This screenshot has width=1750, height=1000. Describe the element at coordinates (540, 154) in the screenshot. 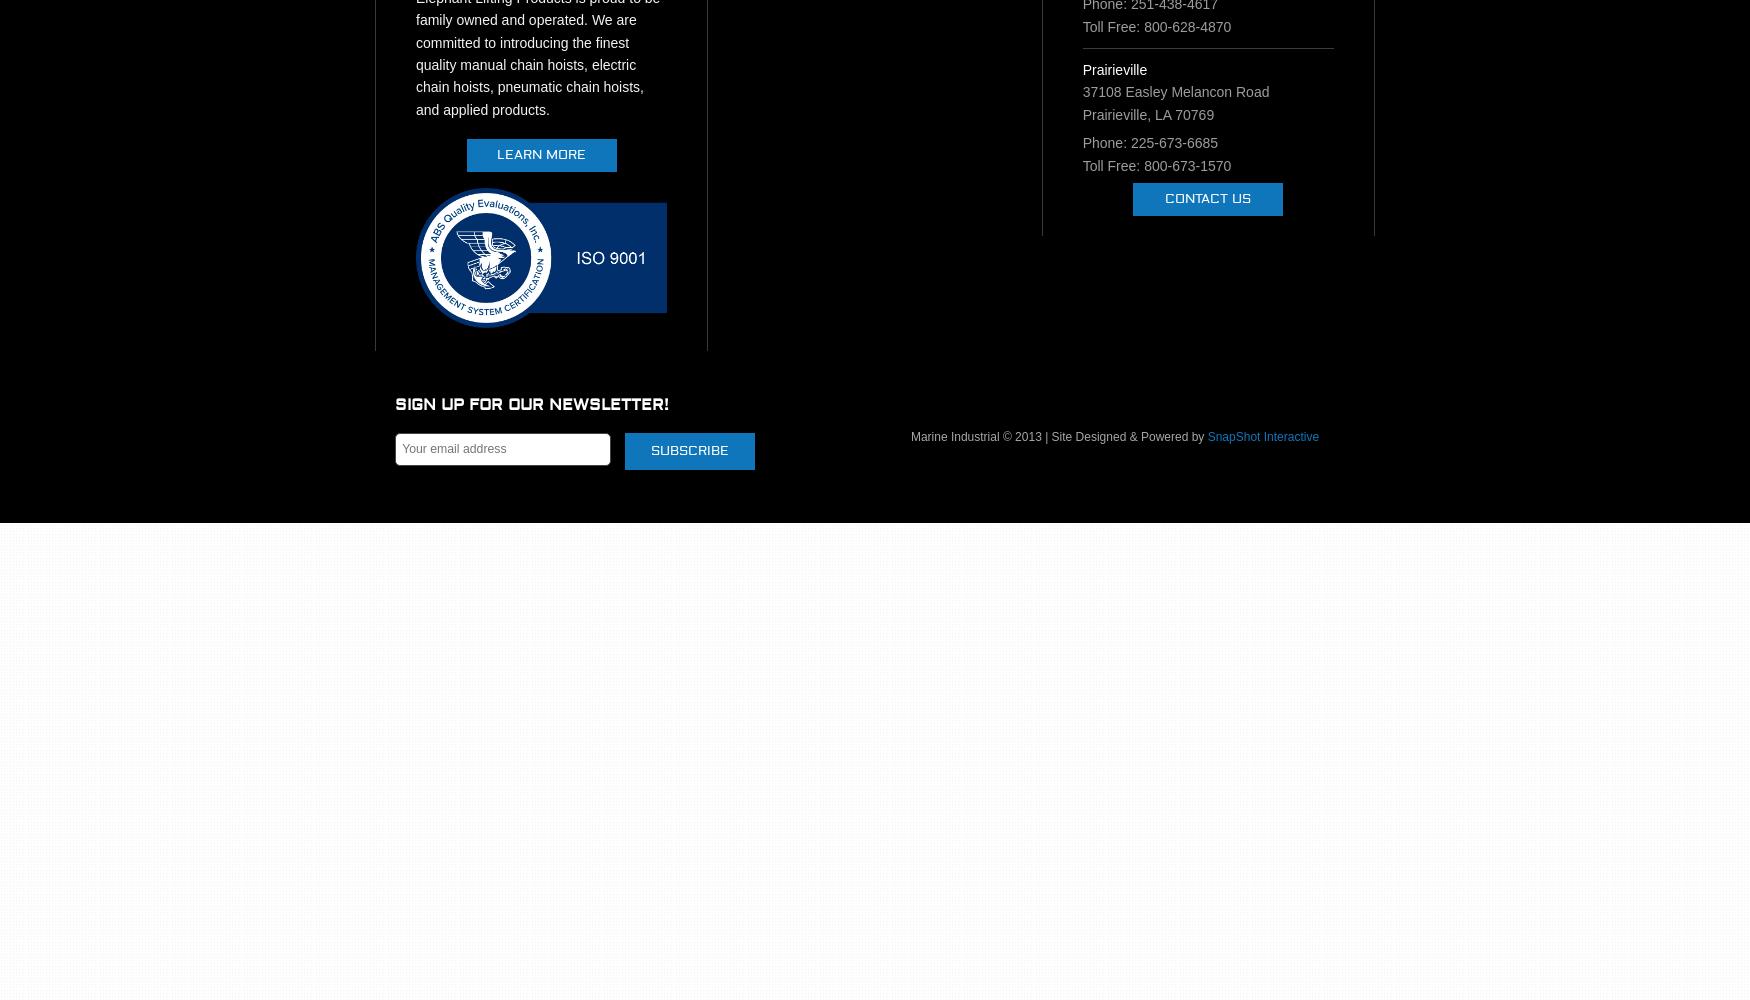

I see `'Learn More'` at that location.